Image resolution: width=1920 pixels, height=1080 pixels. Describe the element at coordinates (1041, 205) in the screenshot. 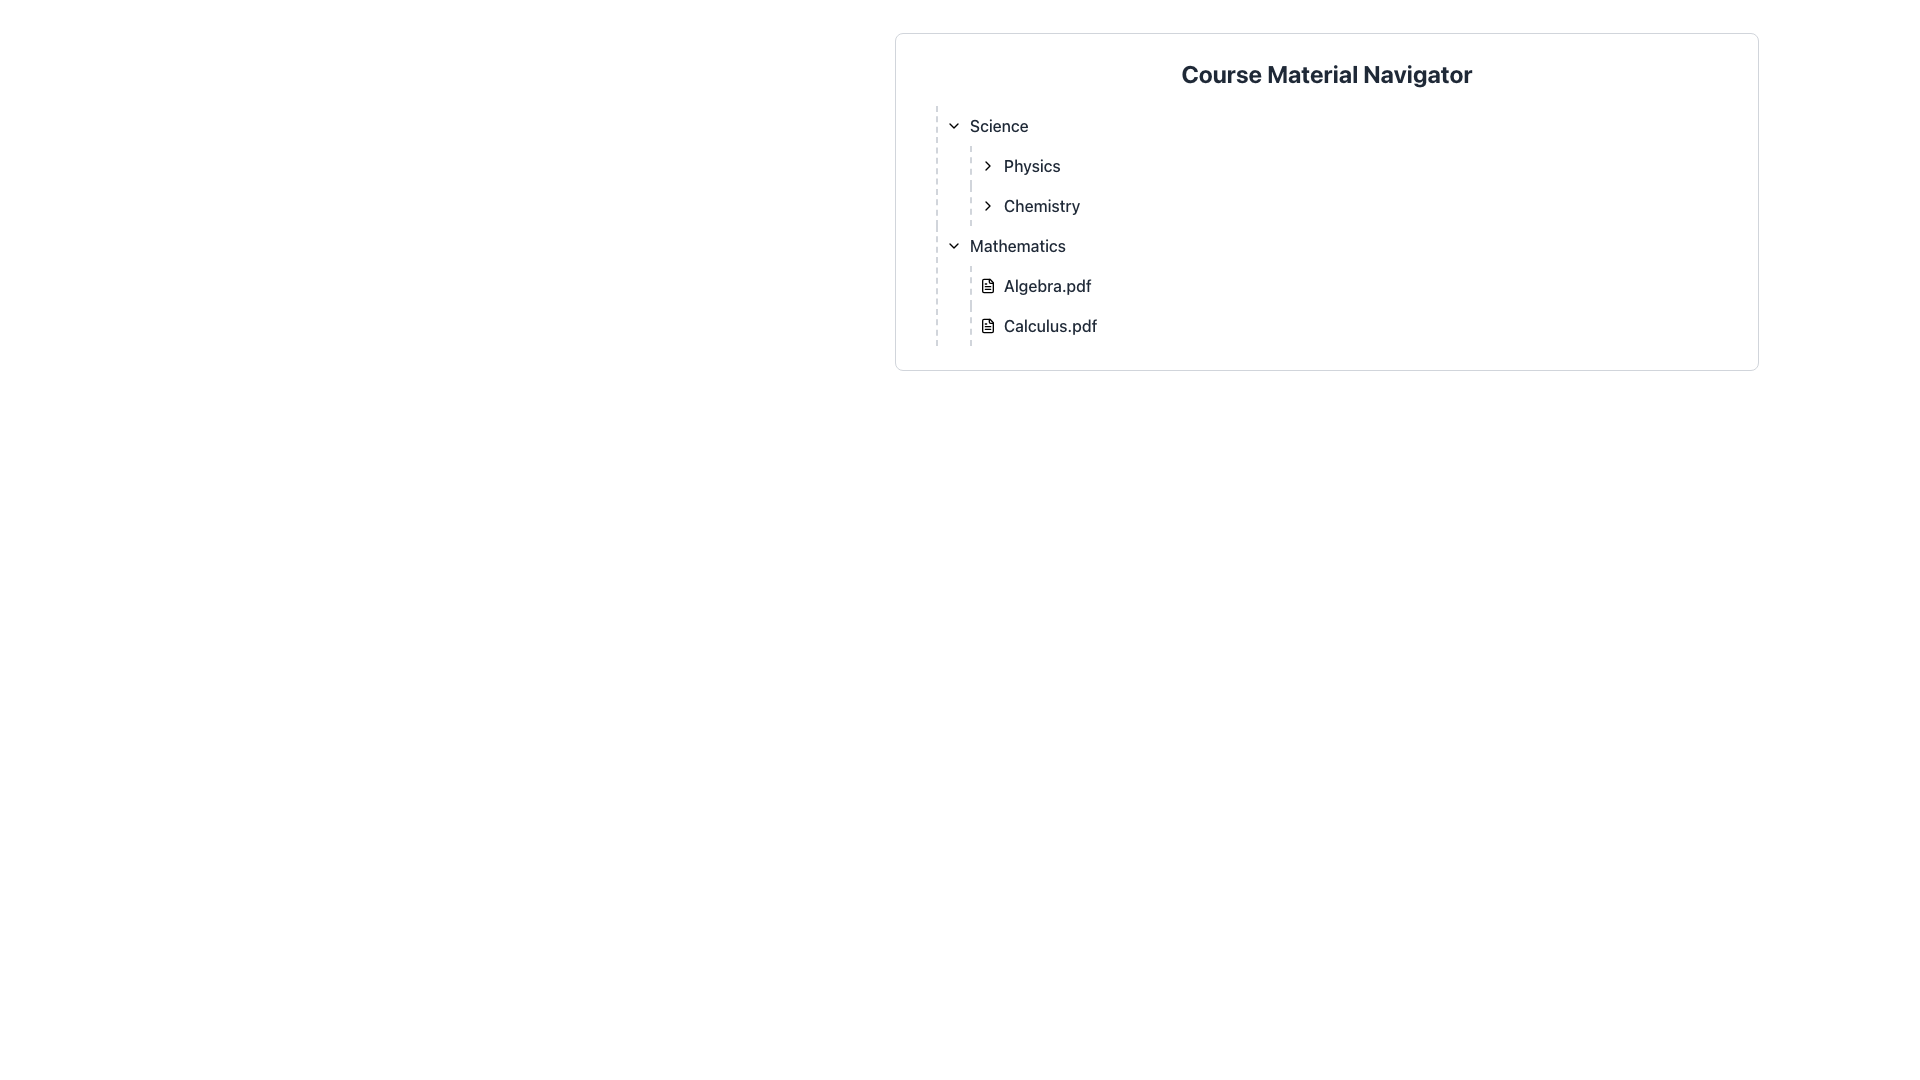

I see `the 'Chemistry' text label in the 'Science' section of the Course Material Navigator, which is styled in medium font weight and dark gray color` at that location.